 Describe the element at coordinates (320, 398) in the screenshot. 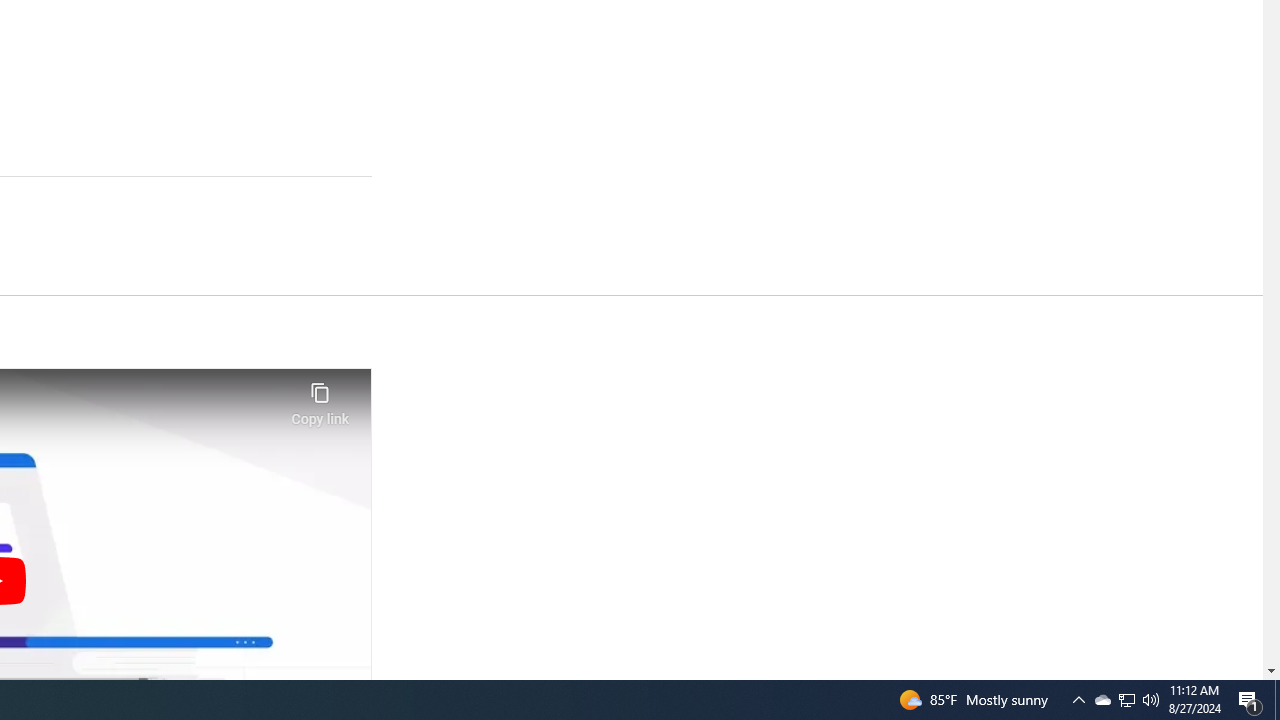

I see `'Copy link'` at that location.